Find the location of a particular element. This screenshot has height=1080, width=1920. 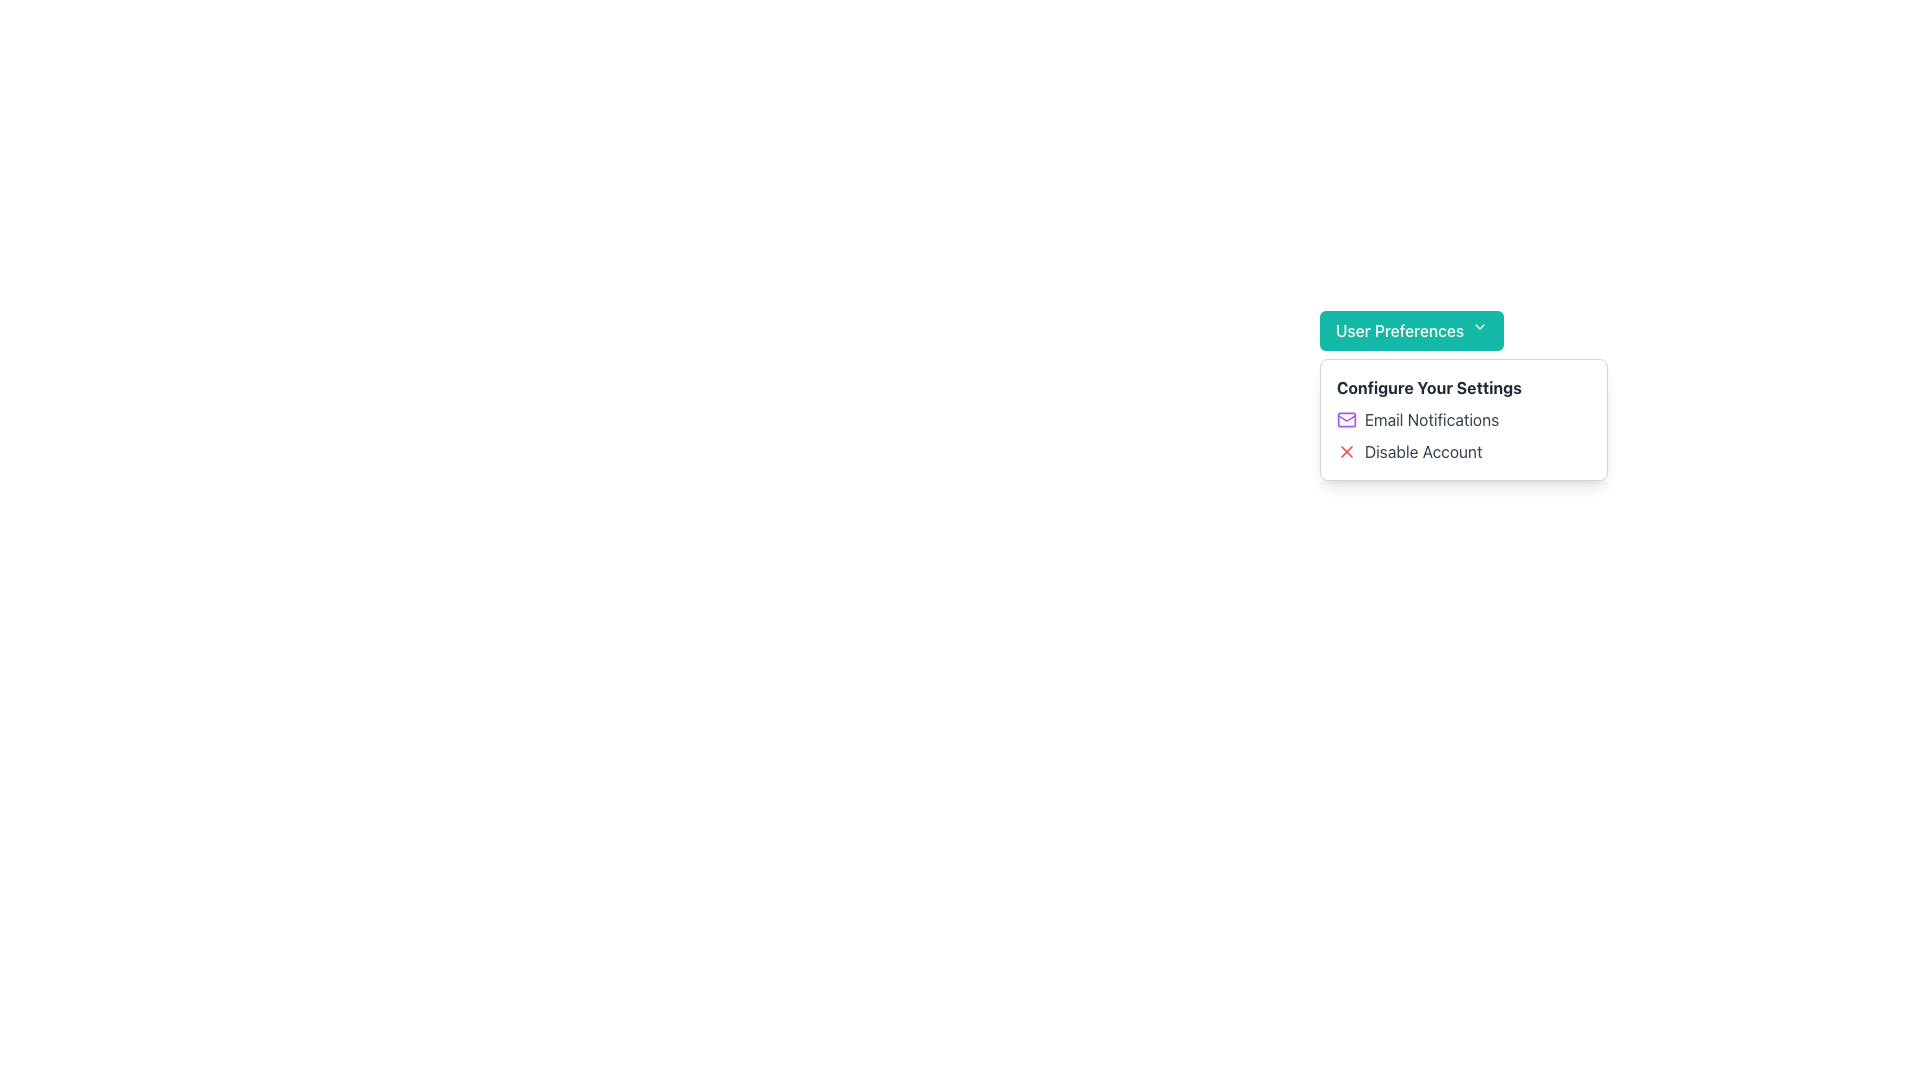

the cancel icon located to the left of the 'Disable Account' text in the 'User Preferences' dropdown menu is located at coordinates (1346, 451).